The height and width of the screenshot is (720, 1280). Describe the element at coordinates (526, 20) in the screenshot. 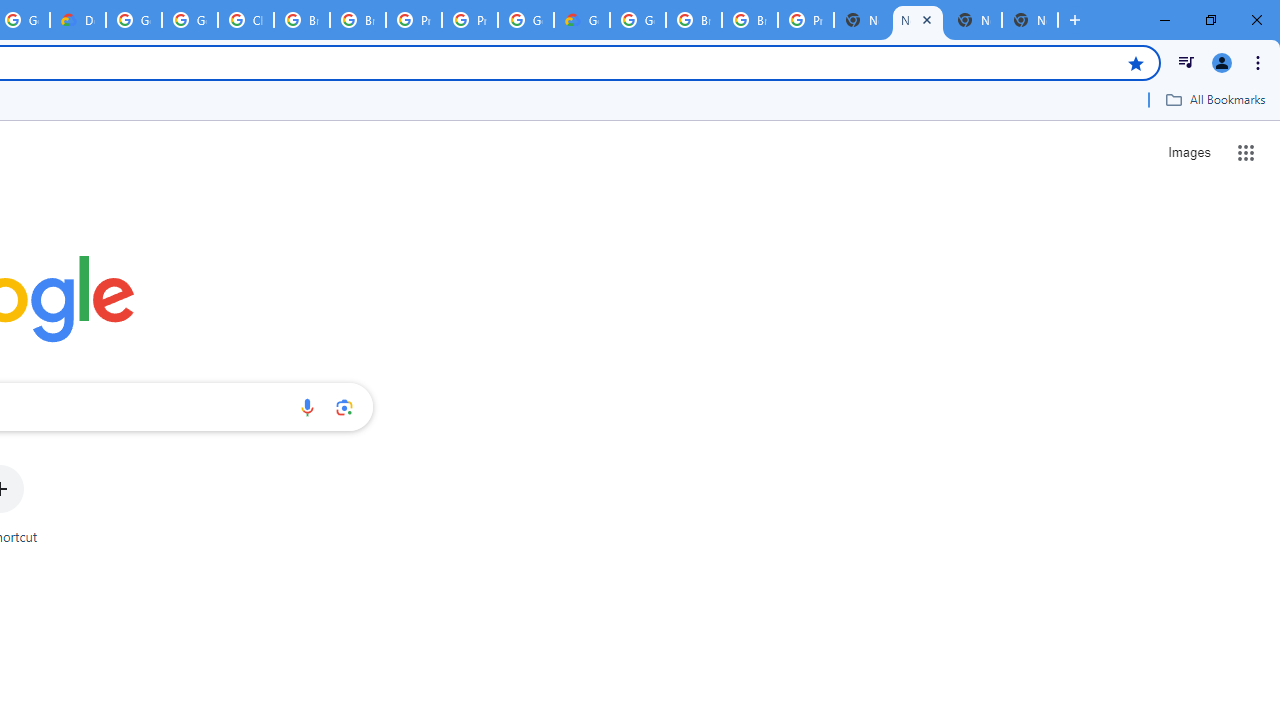

I see `'Google Cloud Platform'` at that location.